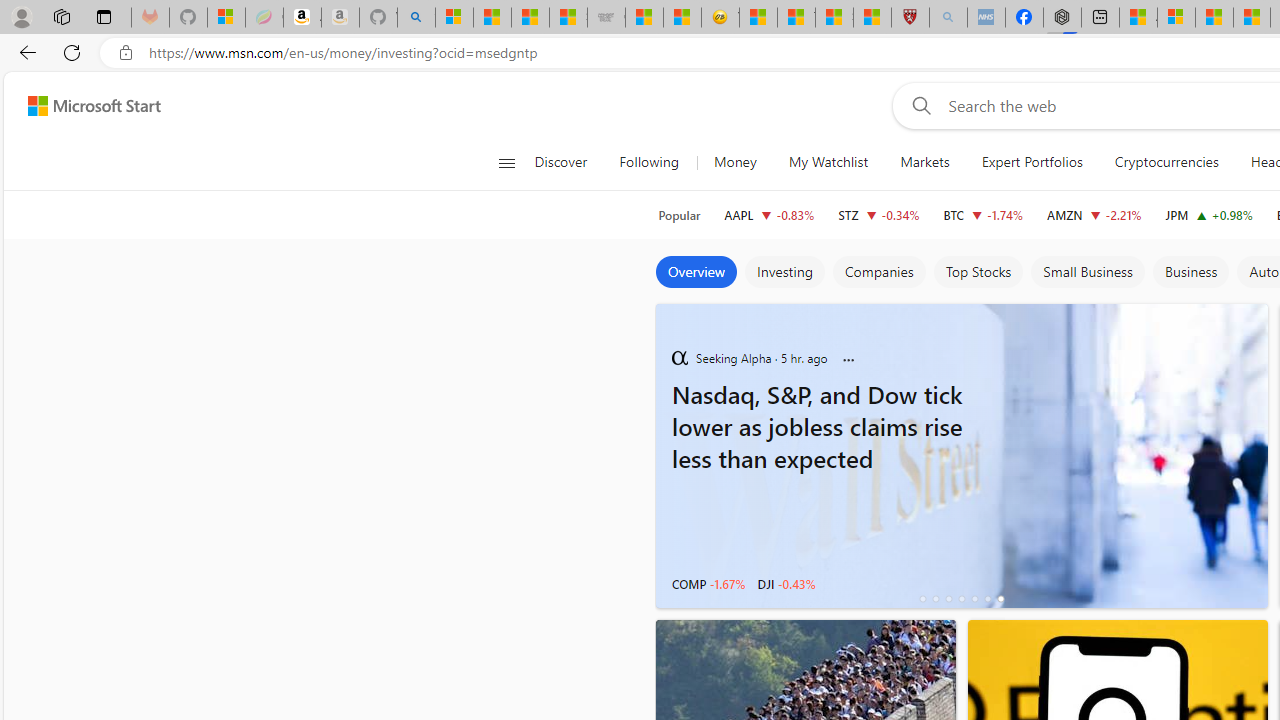  Describe the element at coordinates (1031, 162) in the screenshot. I see `'Expert Portfolios'` at that location.